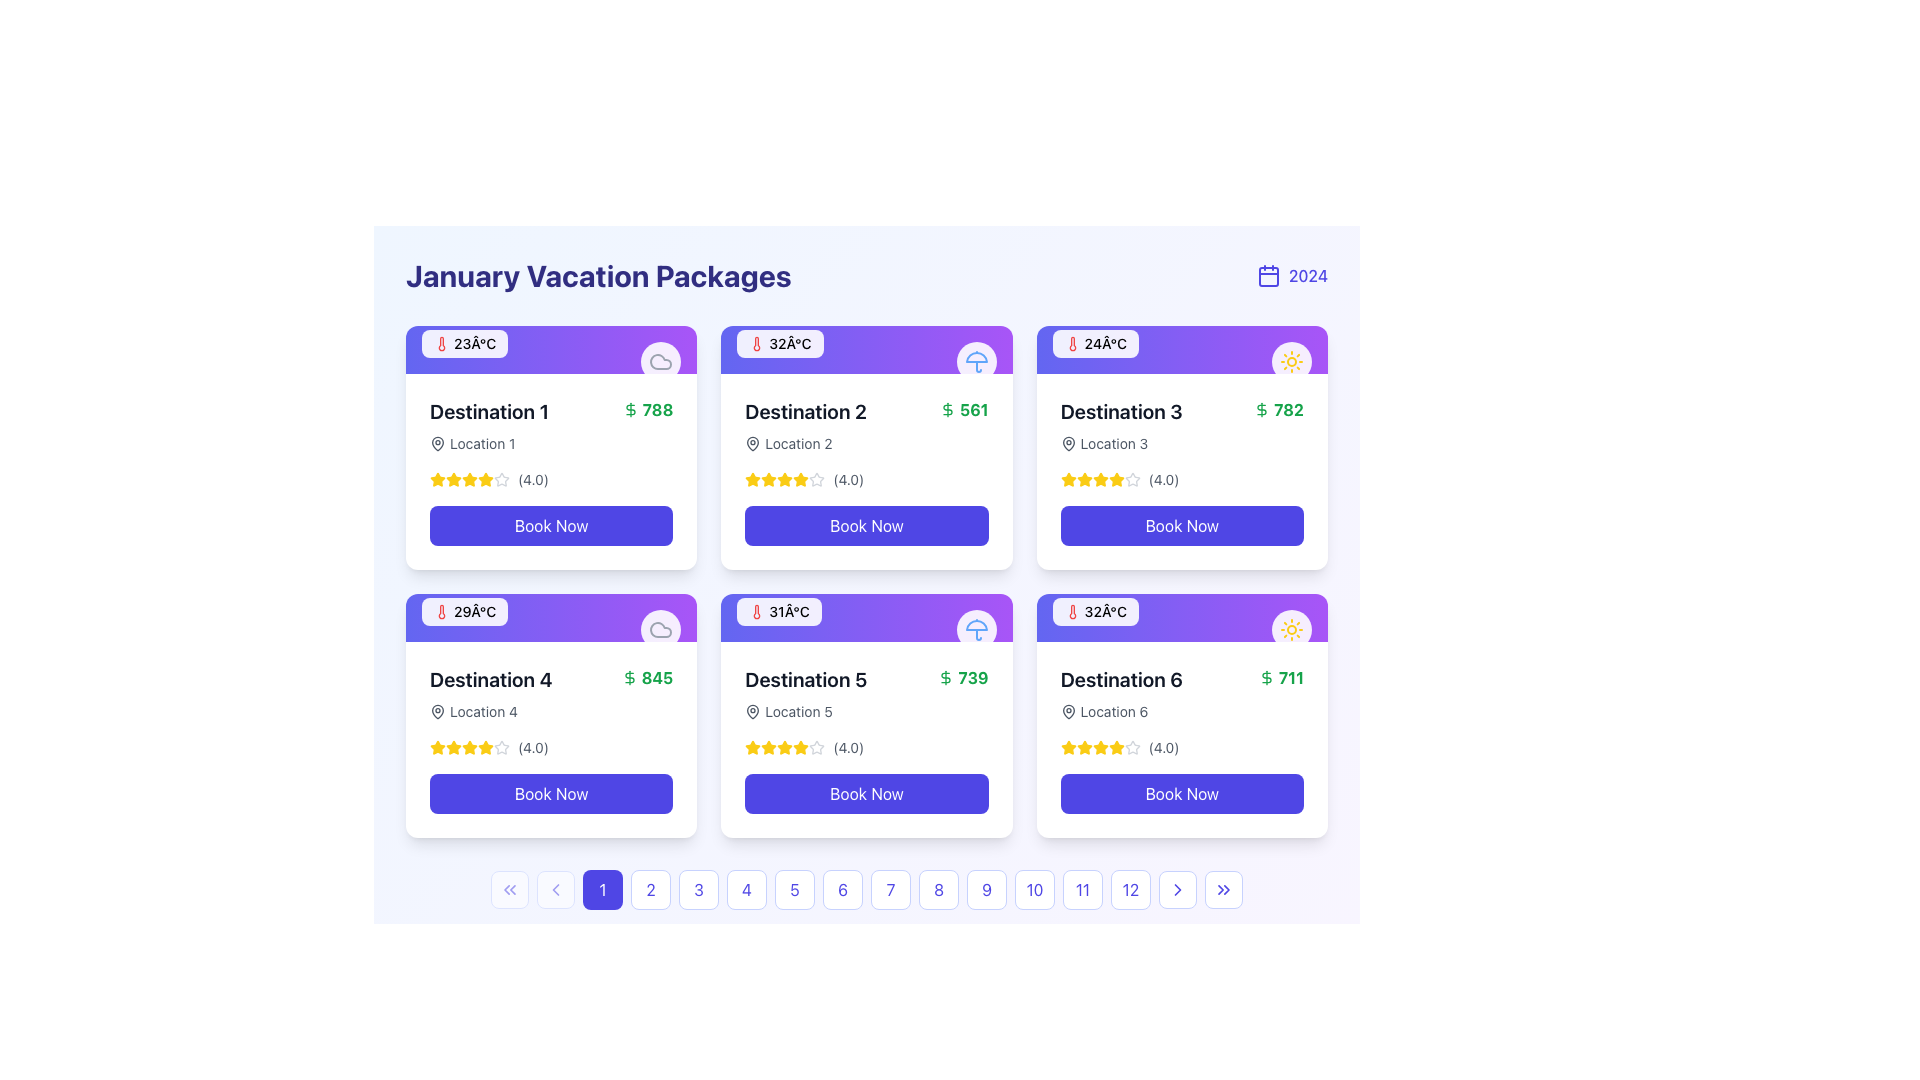 The width and height of the screenshot is (1920, 1080). I want to click on the label displaying the location associated with 'Destination 2', which is located directly under the title and price information of the second destination card in the grid layout, so click(806, 442).